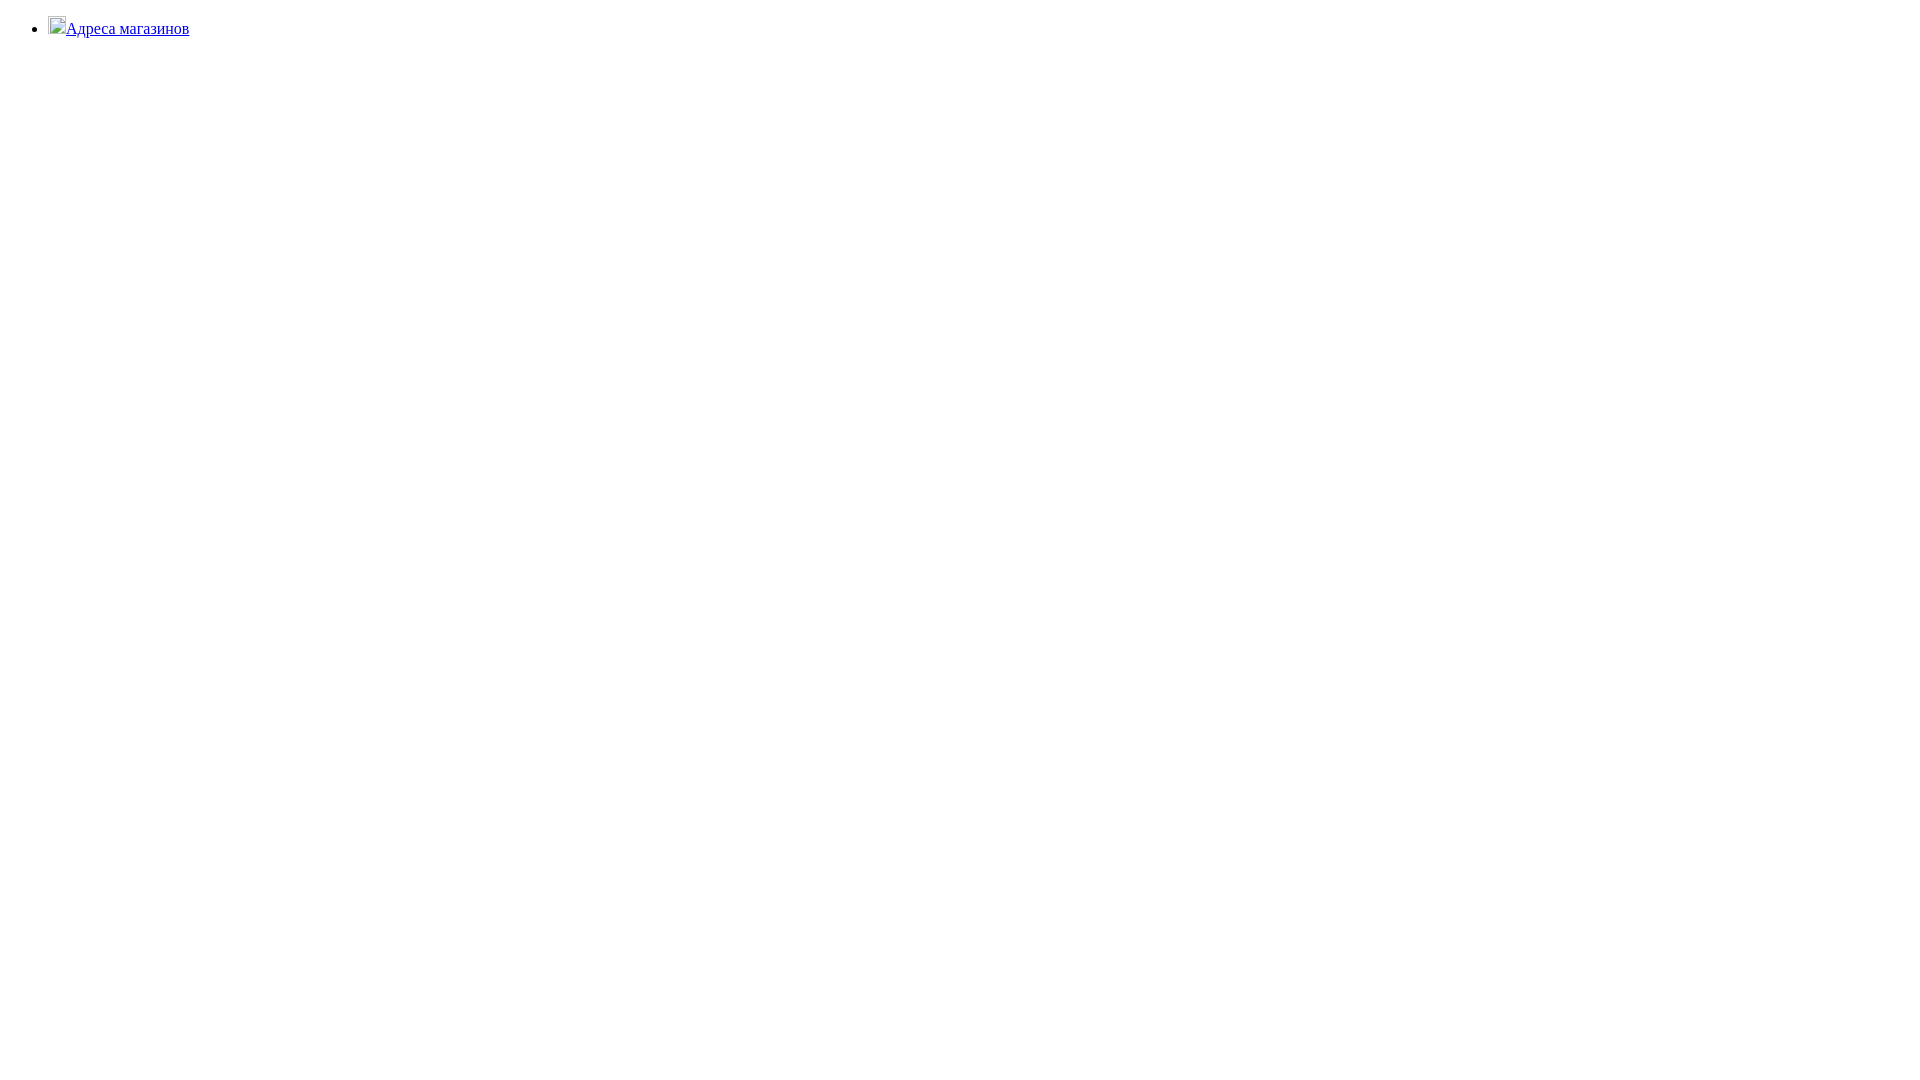 This screenshot has height=1080, width=1920. What do you see at coordinates (57, 24) in the screenshot?
I see `'location'` at bounding box center [57, 24].